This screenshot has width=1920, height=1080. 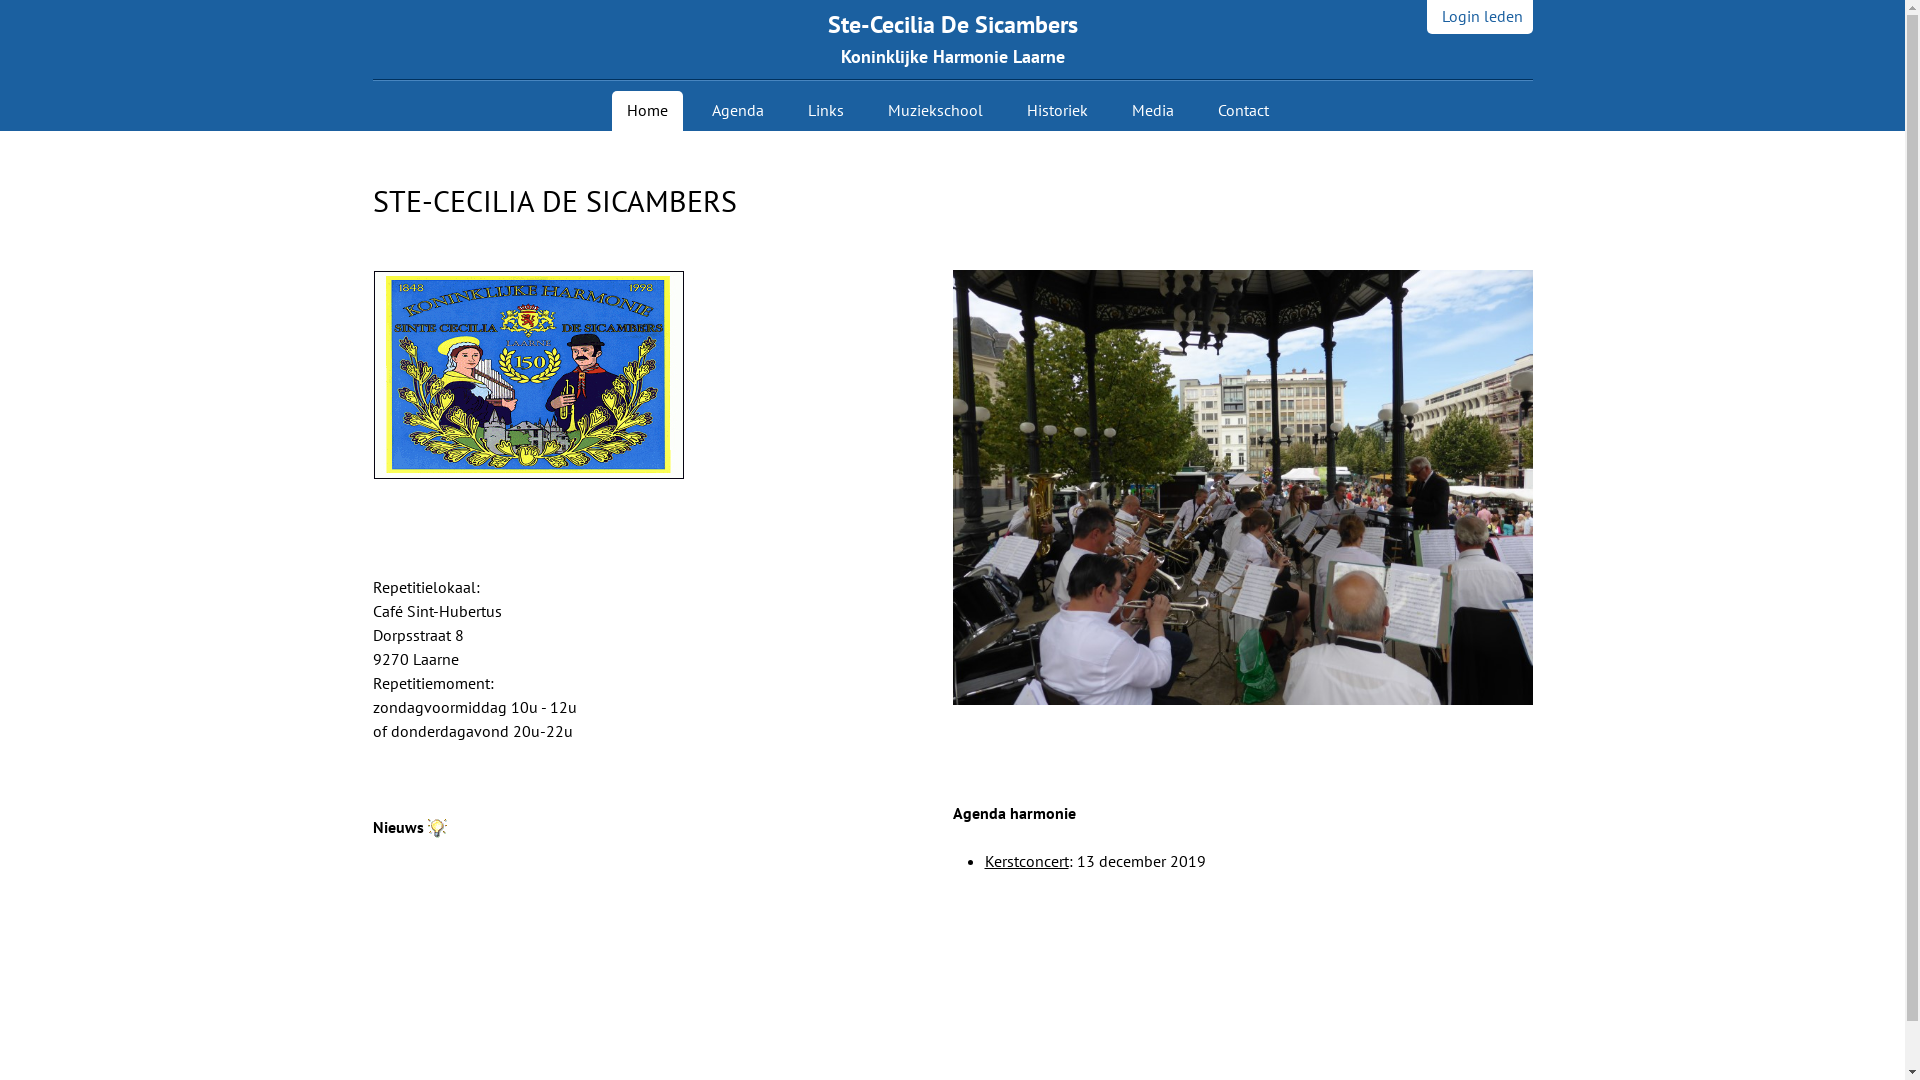 What do you see at coordinates (825, 111) in the screenshot?
I see `'Links'` at bounding box center [825, 111].